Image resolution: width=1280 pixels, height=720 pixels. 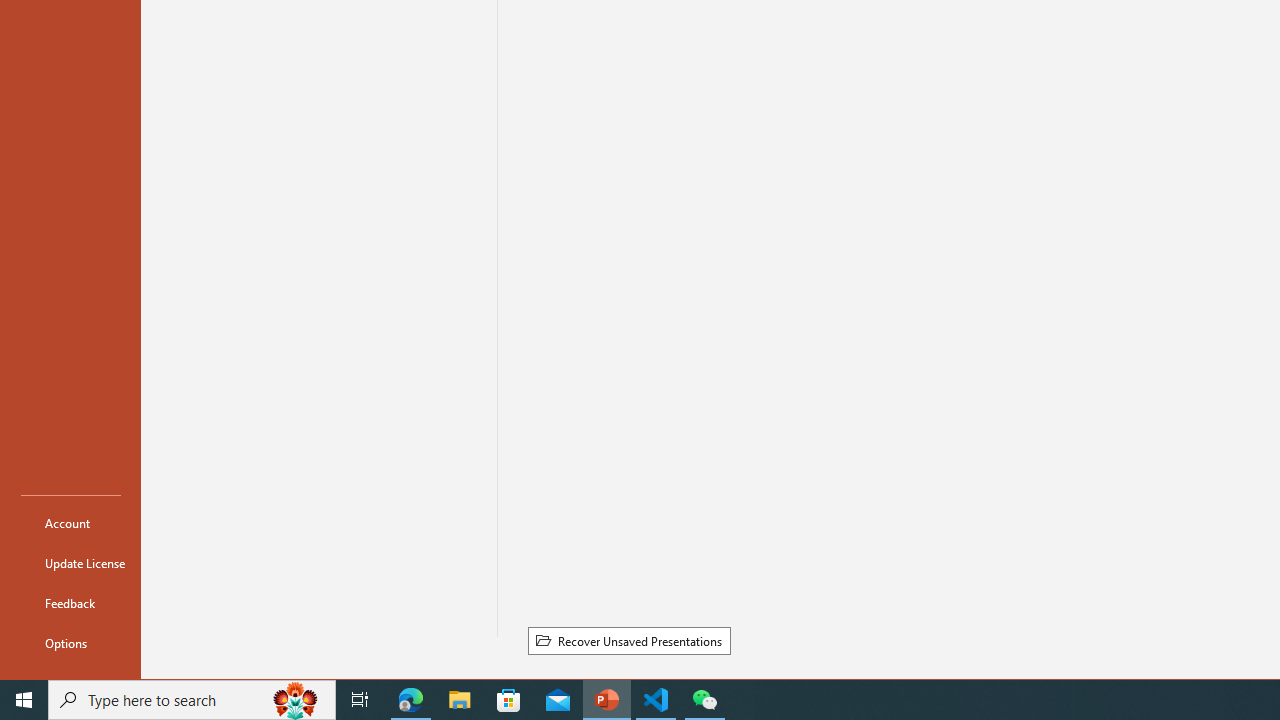 I want to click on 'Account', so click(x=71, y=522).